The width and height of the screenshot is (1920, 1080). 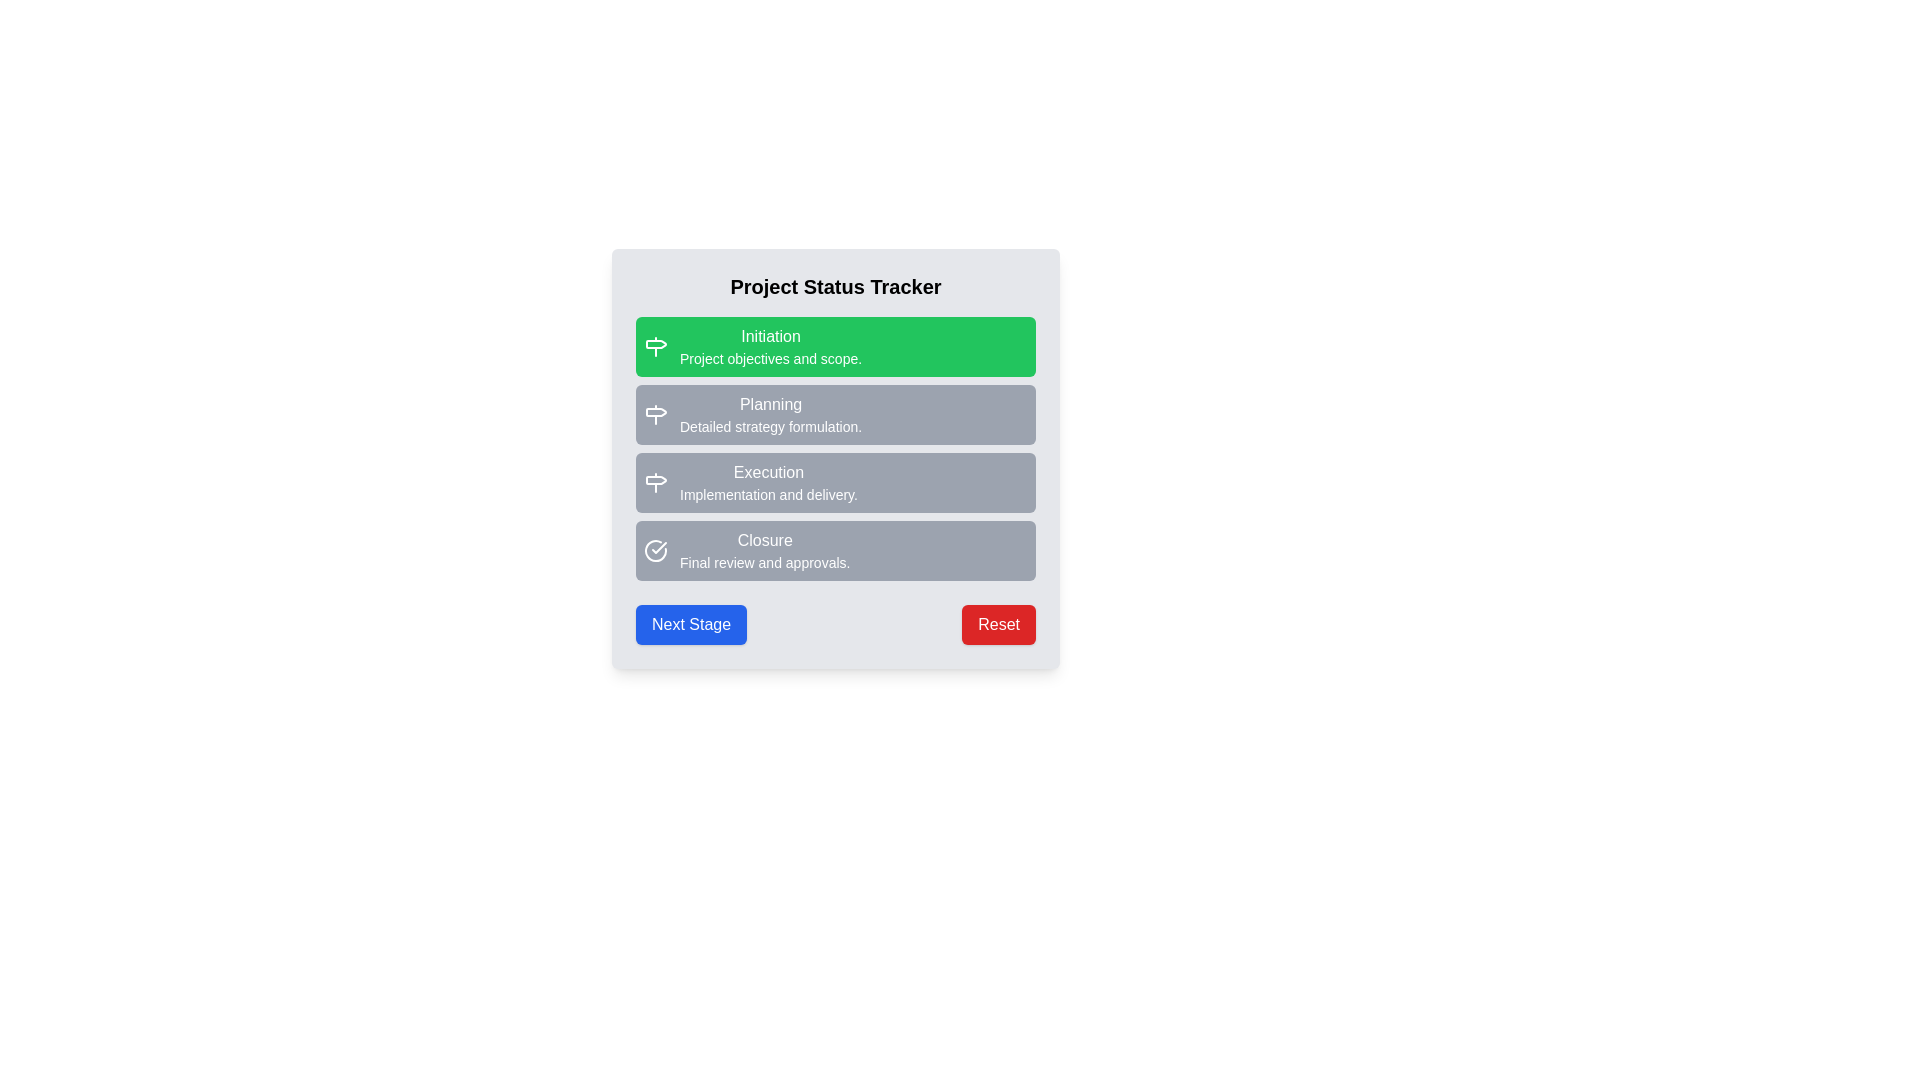 What do you see at coordinates (656, 343) in the screenshot?
I see `the small SVG drawing representing a simplified flag on a pole, which is part of the milestone representation adjacent to the label 'Initiation'` at bounding box center [656, 343].